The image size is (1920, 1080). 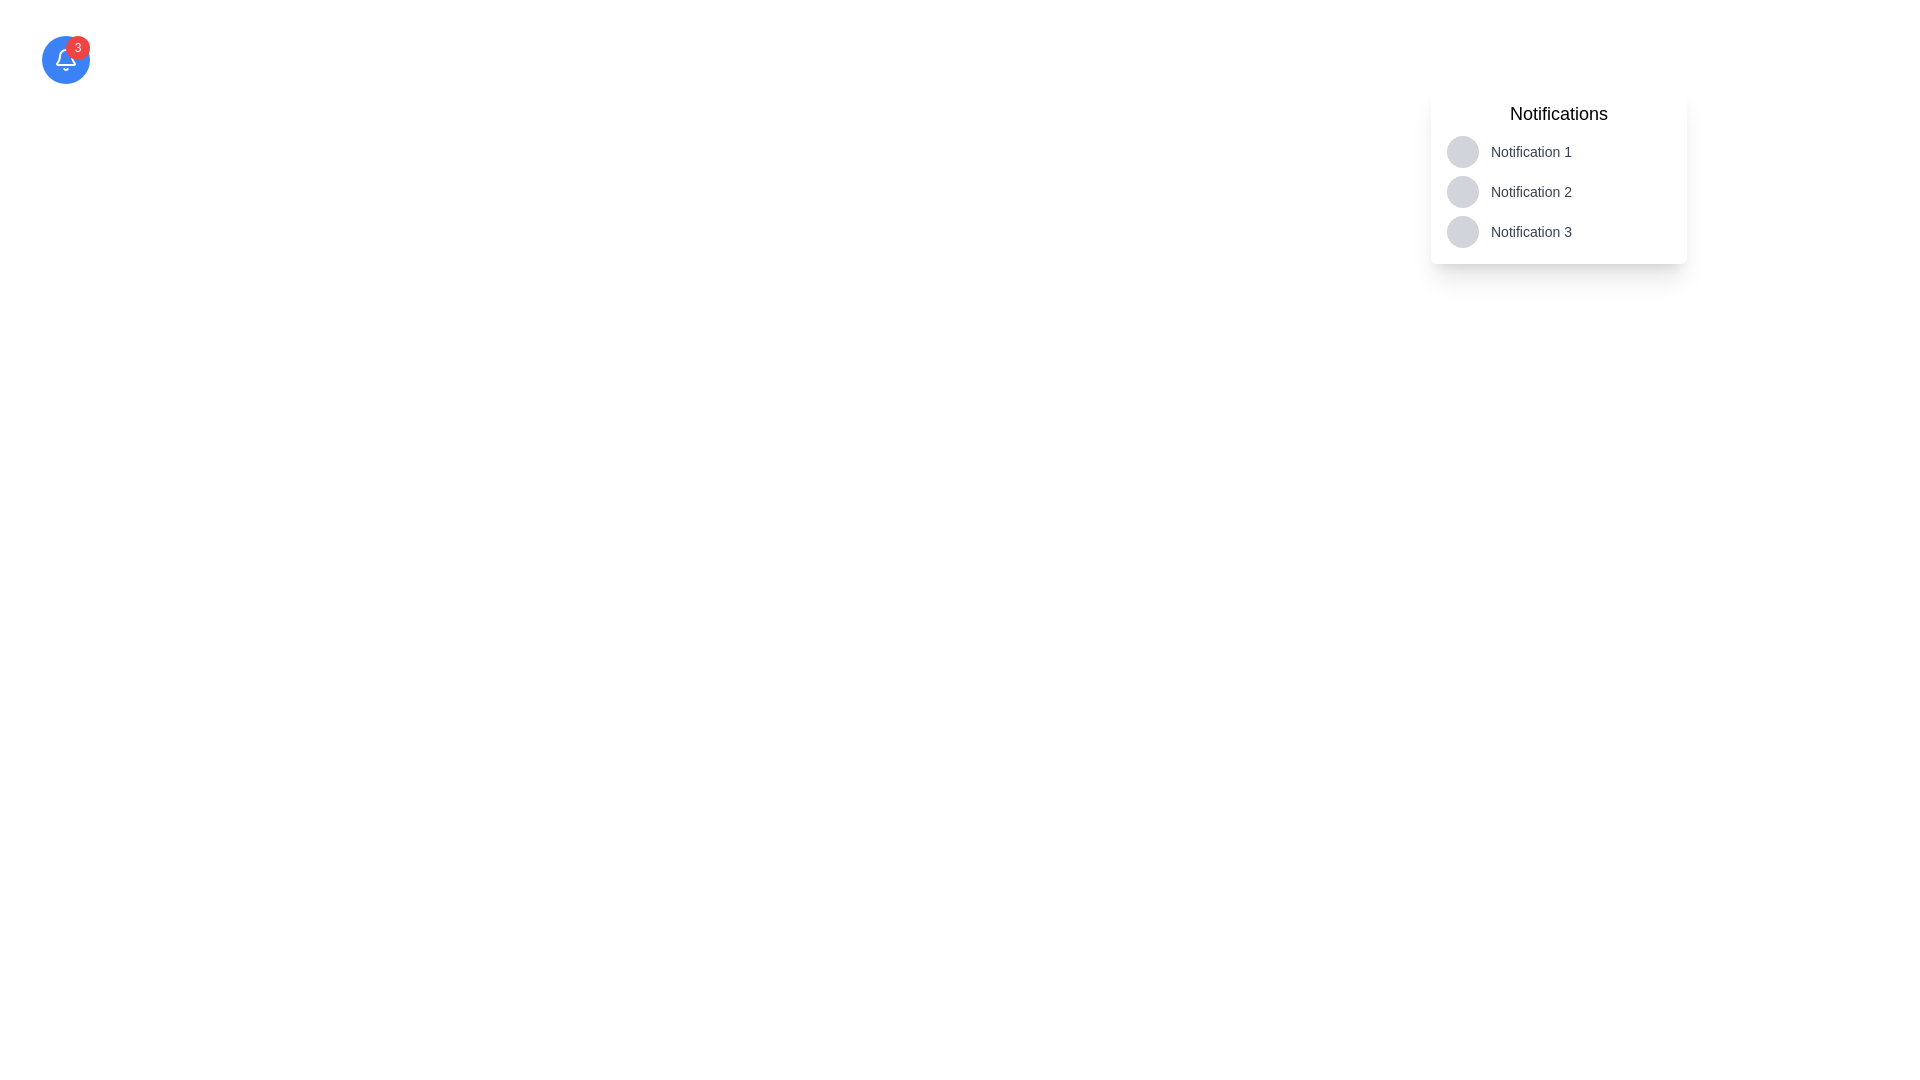 What do you see at coordinates (1530, 230) in the screenshot?
I see `the Text label indicating the content of the third notification entry in the Notifications list` at bounding box center [1530, 230].